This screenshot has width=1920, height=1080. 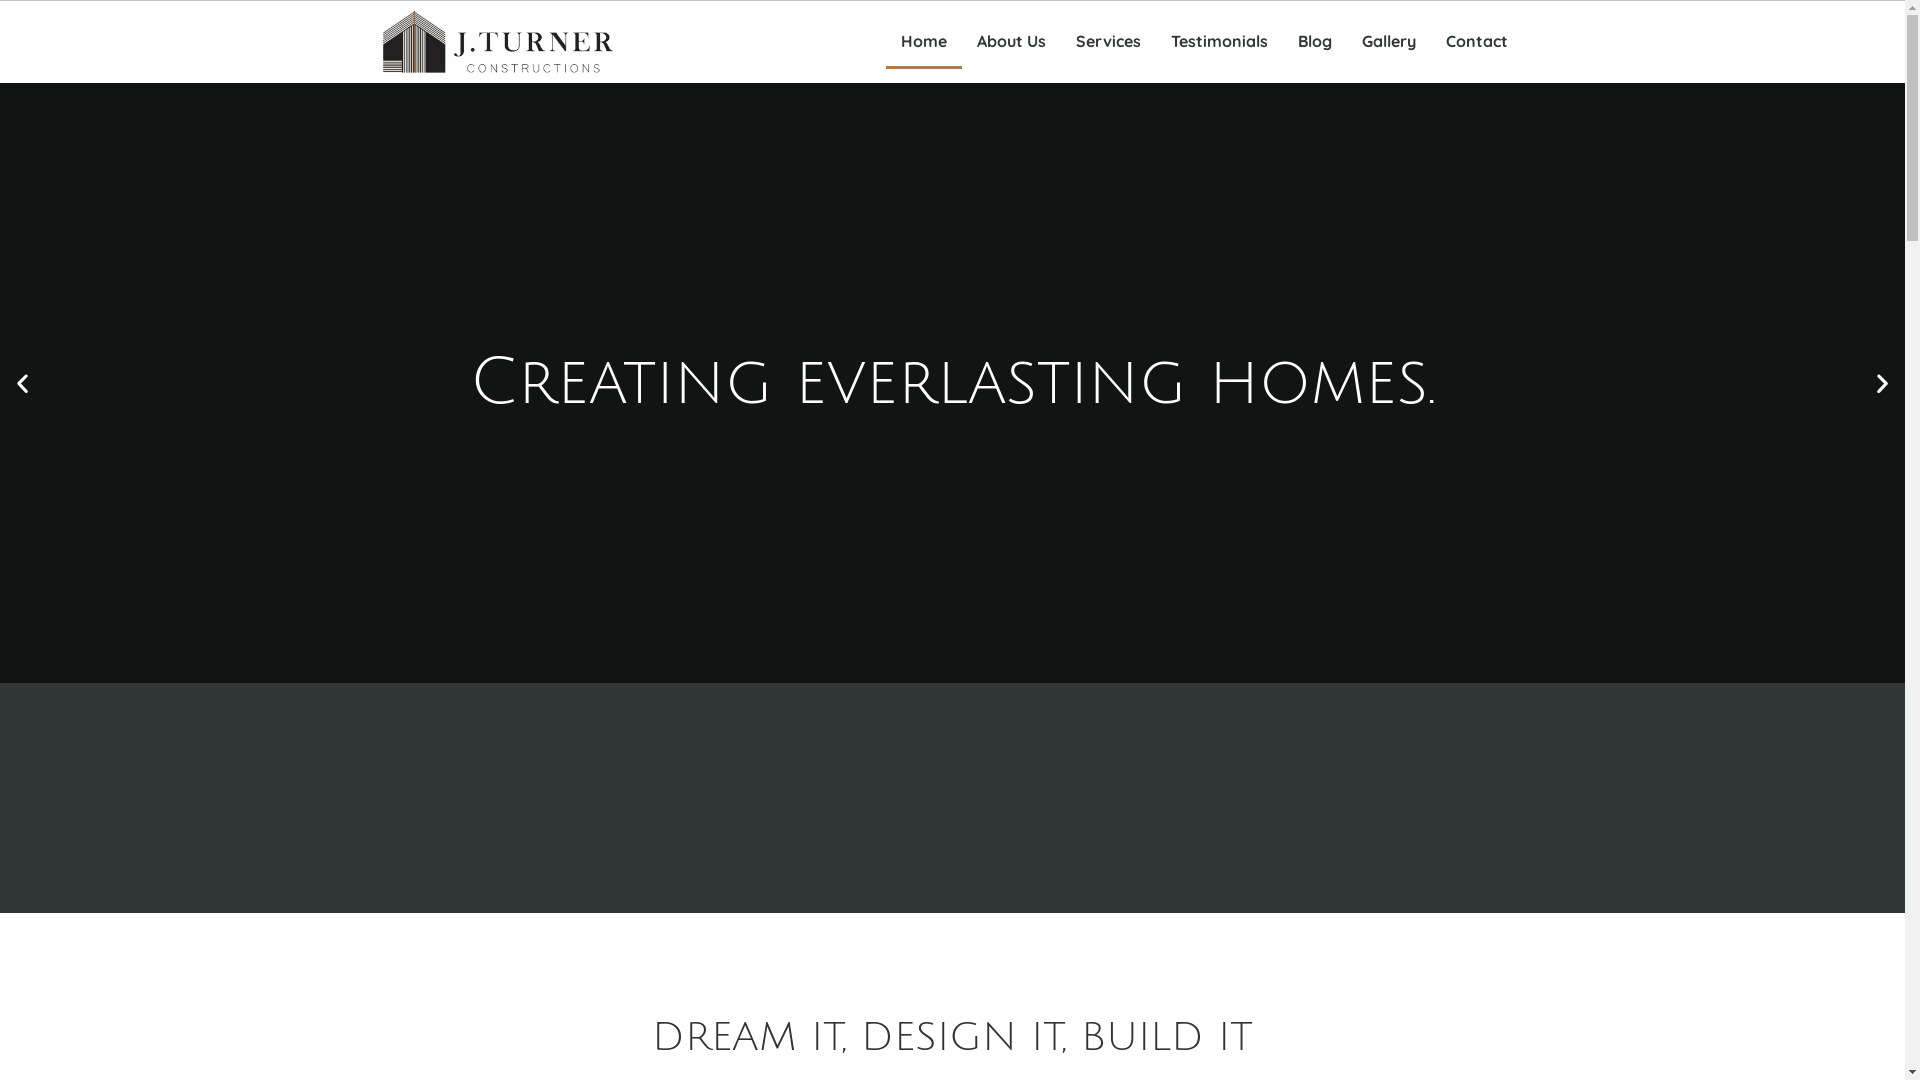 I want to click on 'Contact', so click(x=1476, y=42).